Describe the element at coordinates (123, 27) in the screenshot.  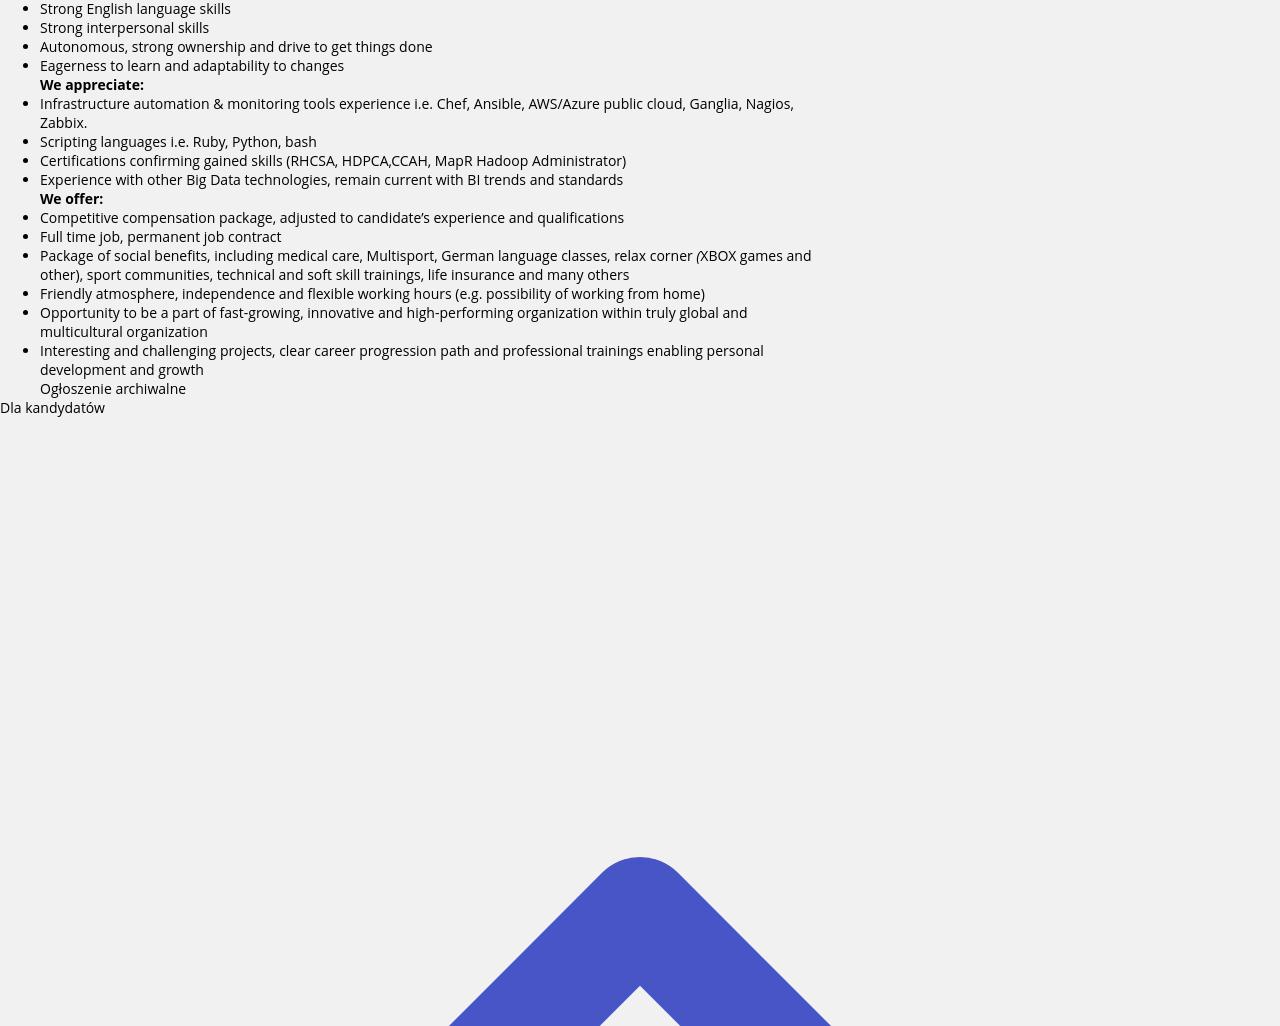
I see `'Strong interpersonal skills'` at that location.